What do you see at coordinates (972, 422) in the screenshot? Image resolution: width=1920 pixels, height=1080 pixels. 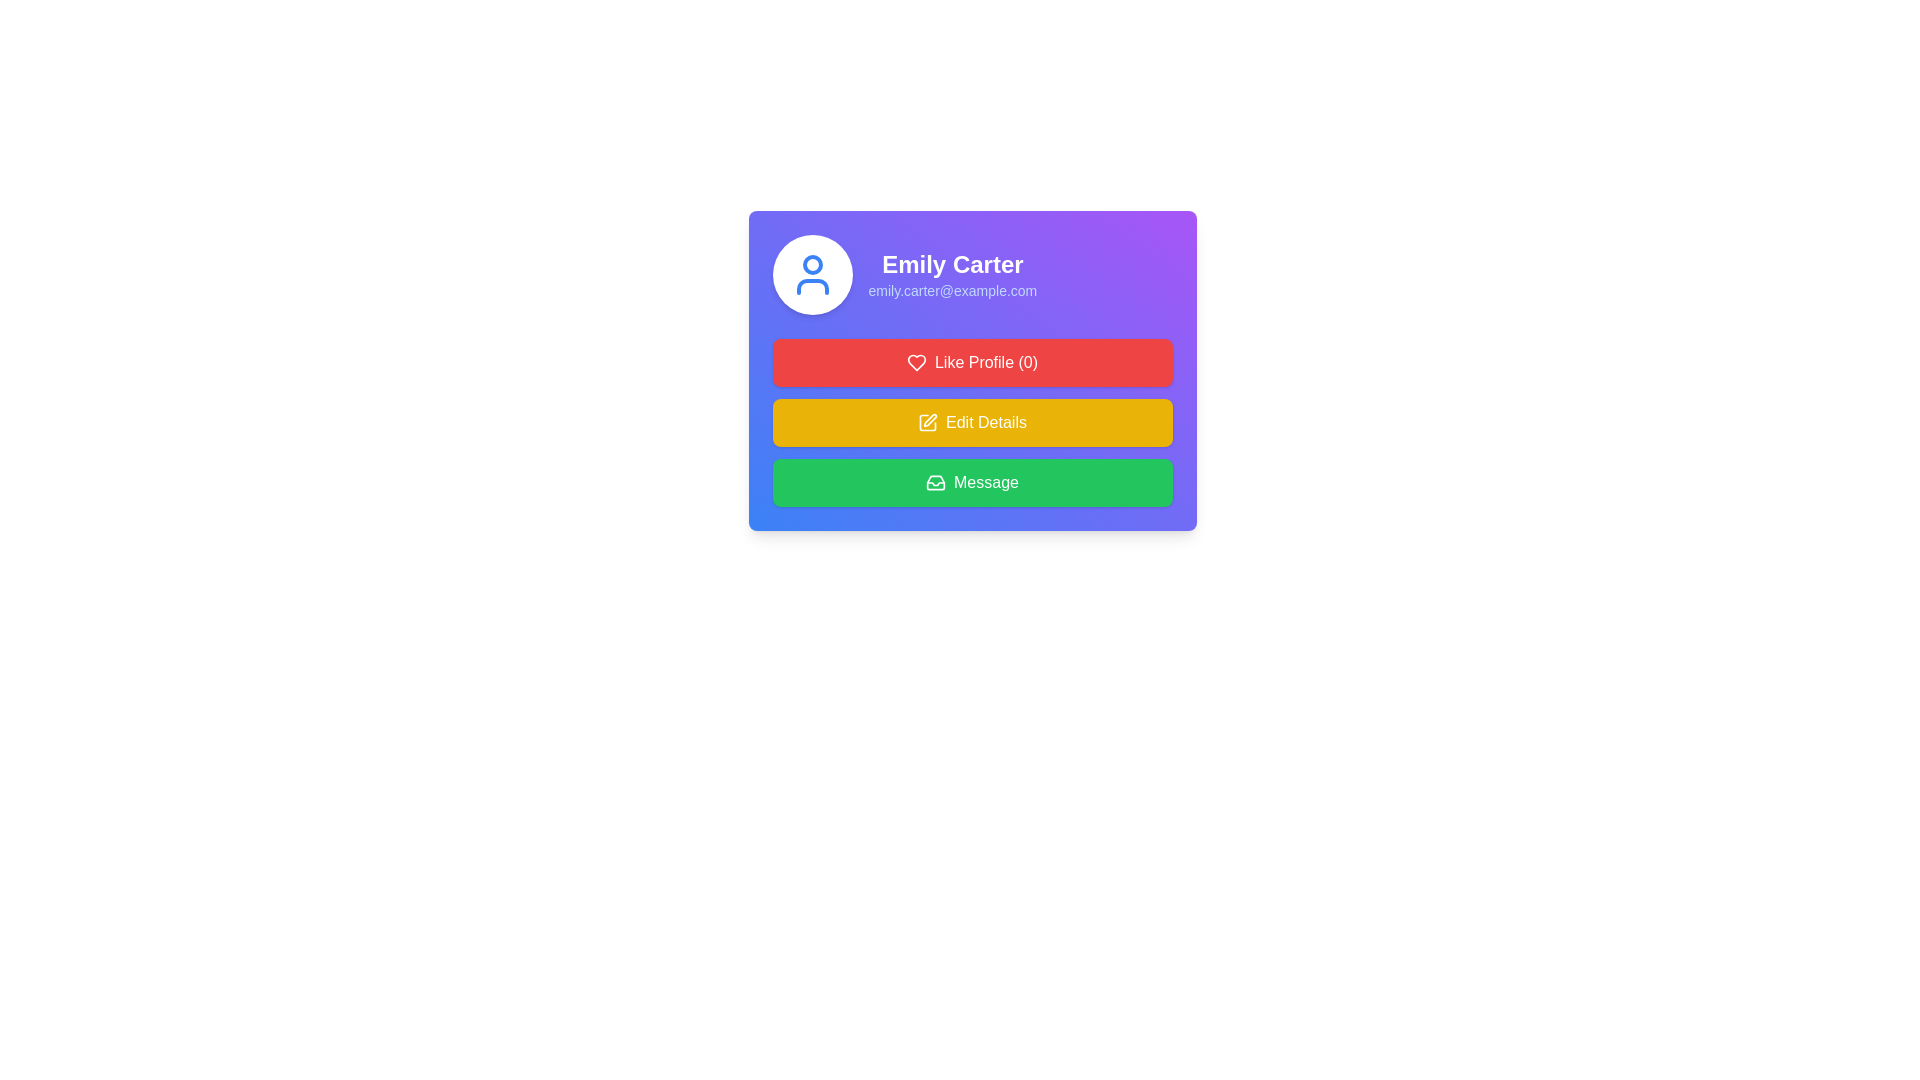 I see `the second button in a vertical stack of three buttons to initiate editing profile details` at bounding box center [972, 422].